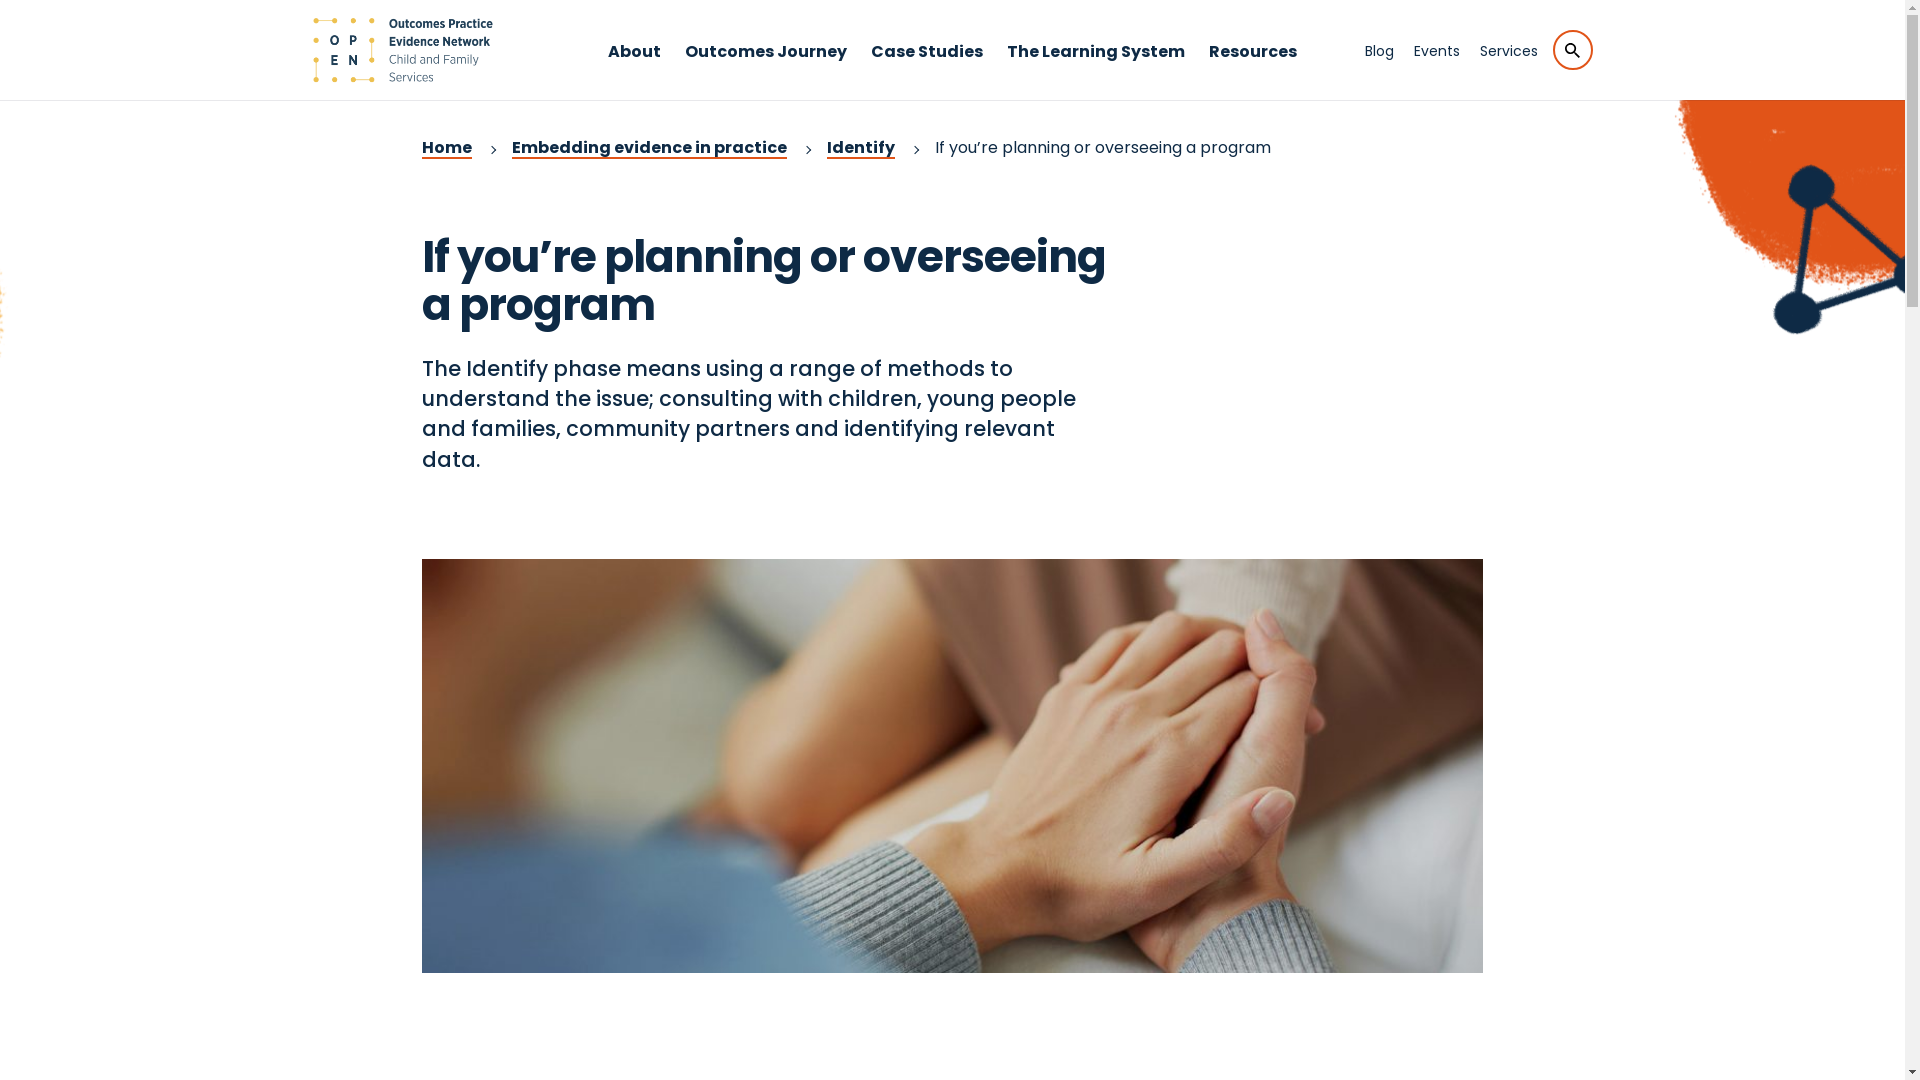 The image size is (1920, 1080). Describe the element at coordinates (1508, 49) in the screenshot. I see `'Services'` at that location.